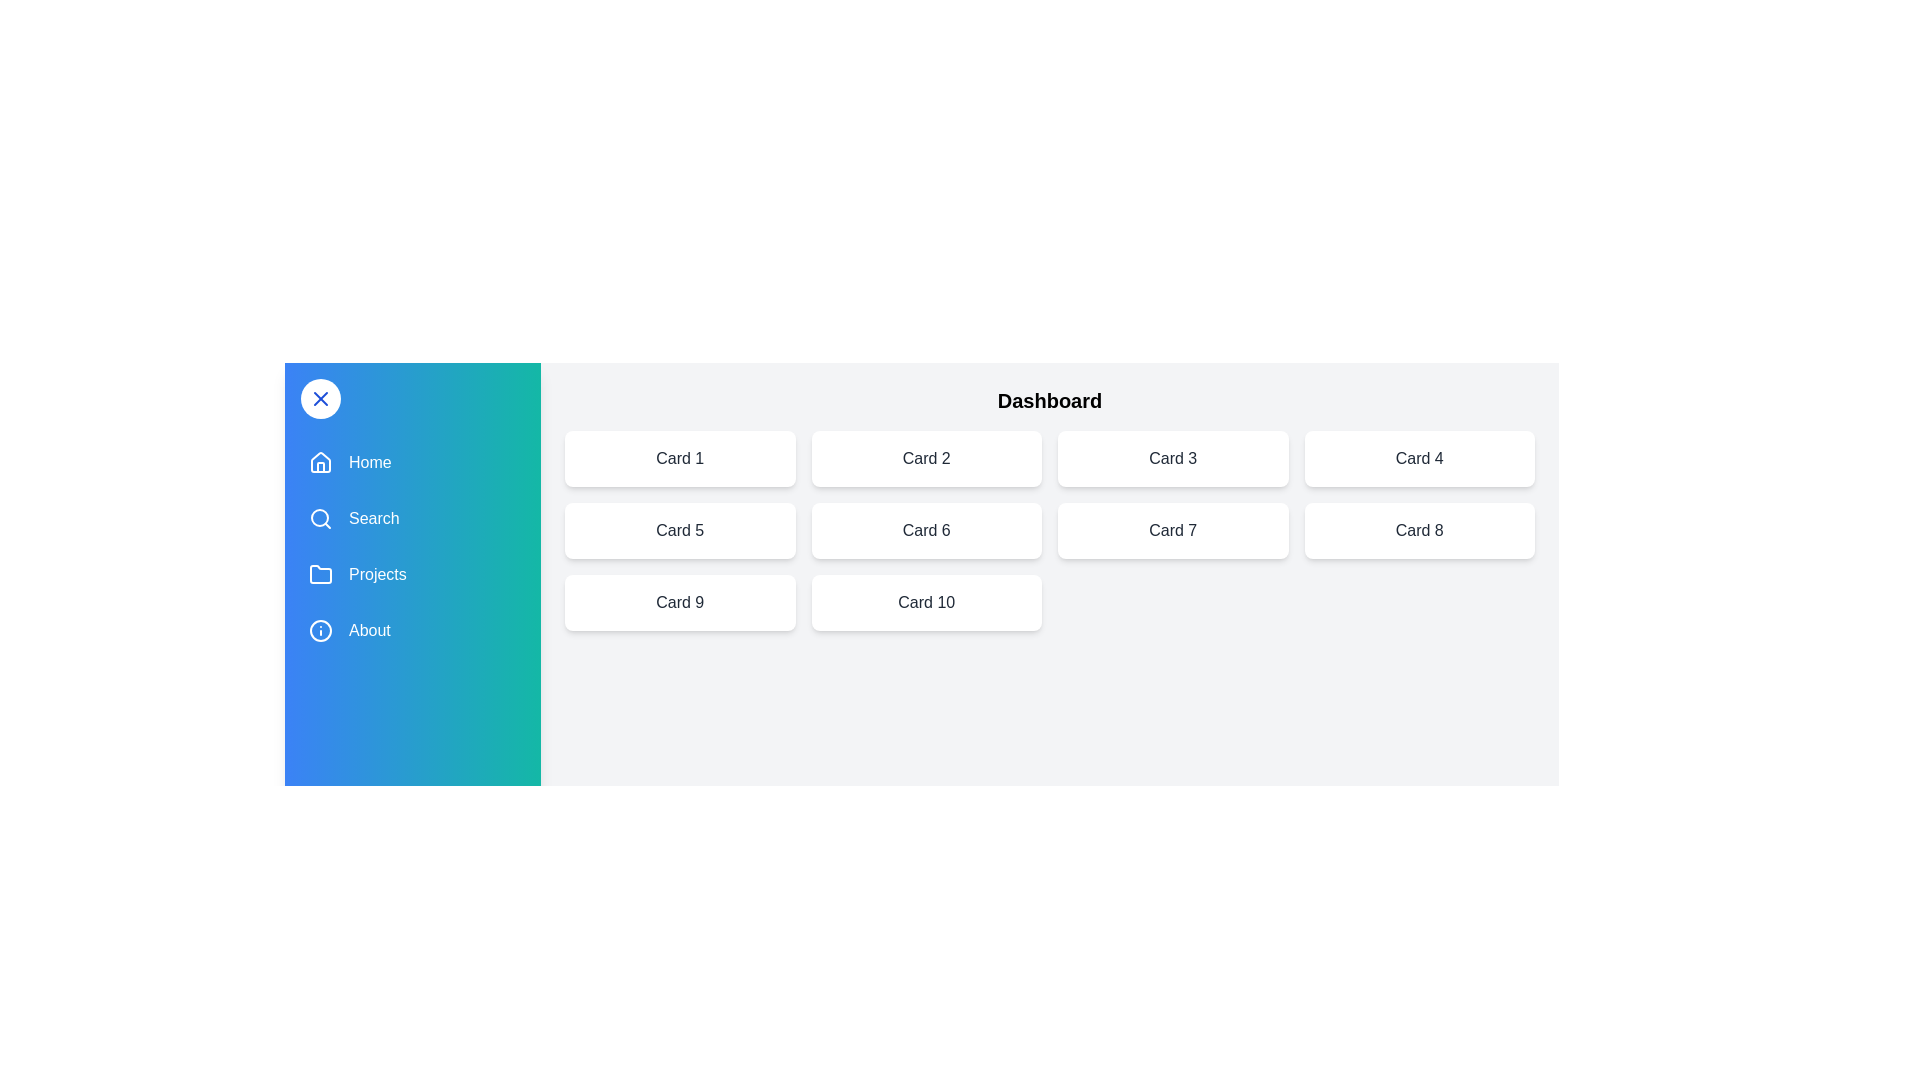  What do you see at coordinates (411, 631) in the screenshot?
I see `the menu item labeled About` at bounding box center [411, 631].